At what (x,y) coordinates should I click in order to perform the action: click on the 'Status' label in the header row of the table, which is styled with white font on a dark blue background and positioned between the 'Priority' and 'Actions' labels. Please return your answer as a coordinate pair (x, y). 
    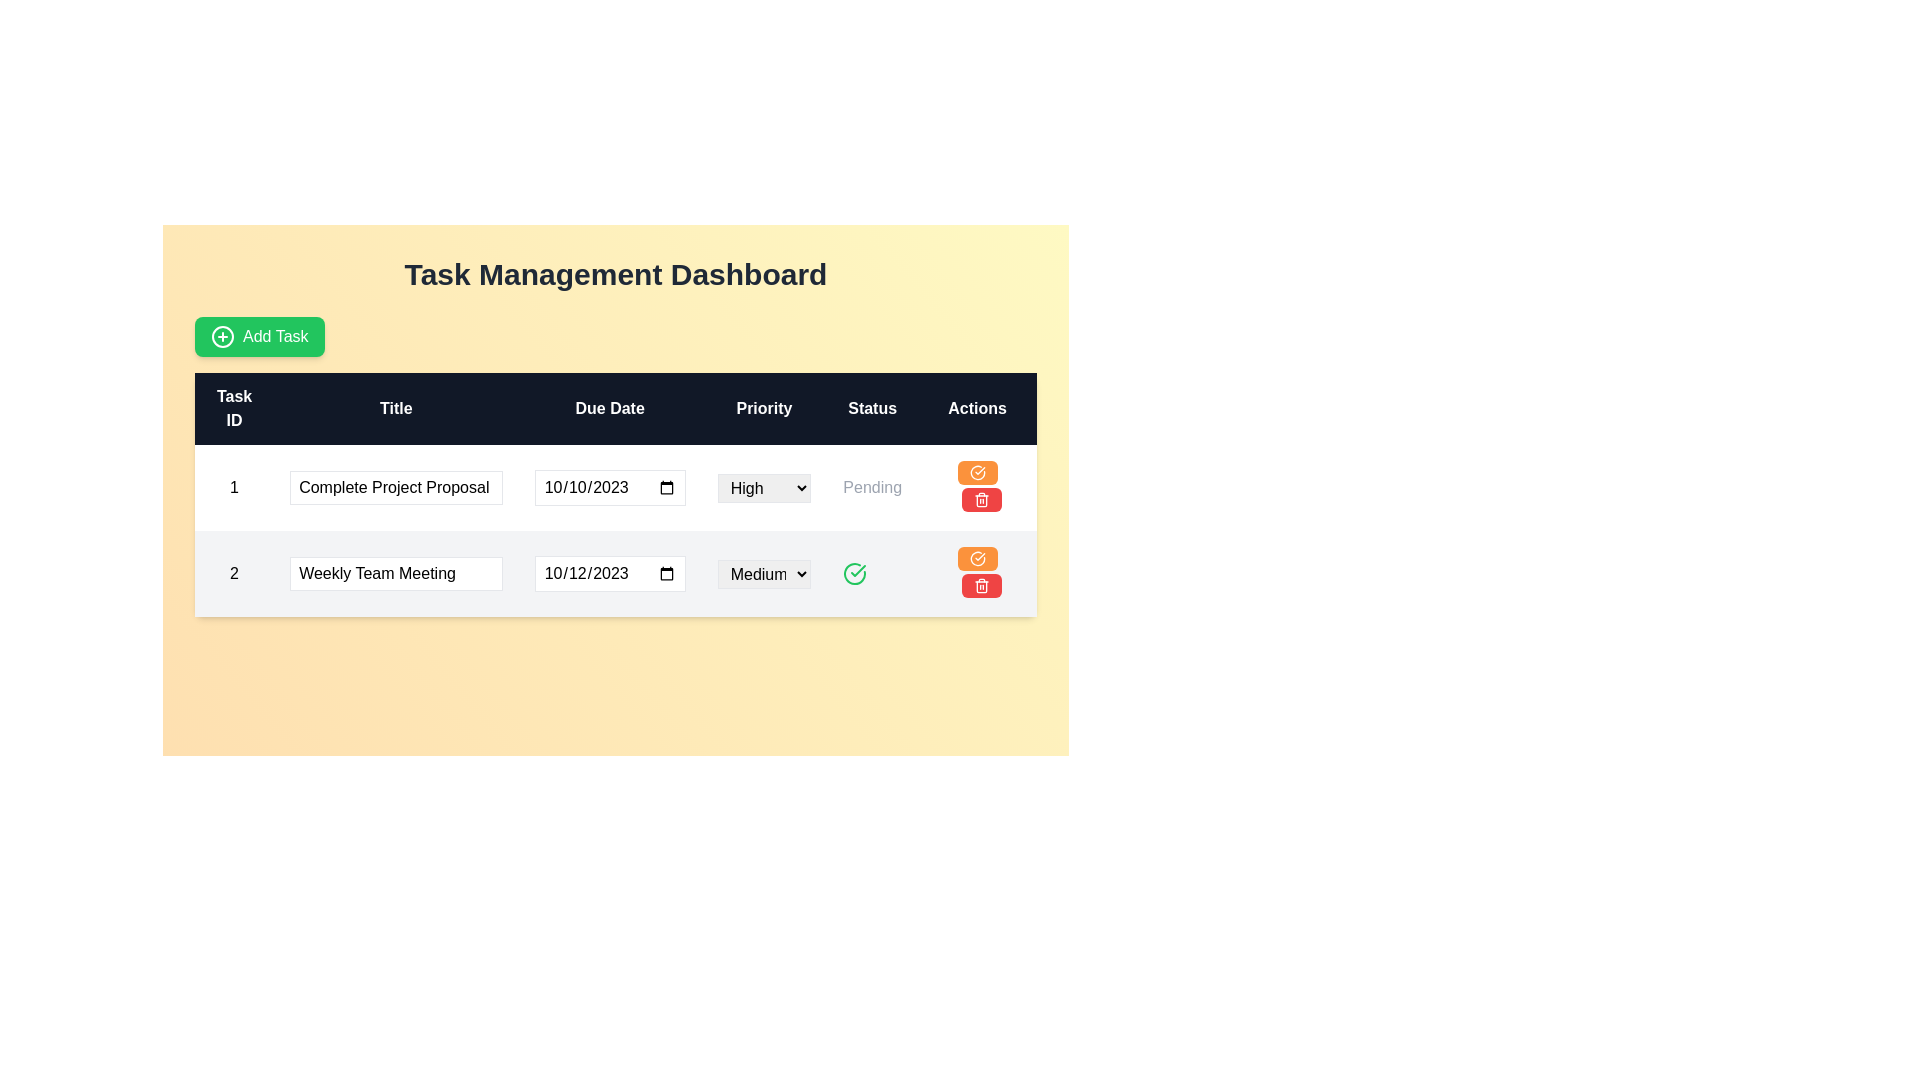
    Looking at the image, I should click on (872, 407).